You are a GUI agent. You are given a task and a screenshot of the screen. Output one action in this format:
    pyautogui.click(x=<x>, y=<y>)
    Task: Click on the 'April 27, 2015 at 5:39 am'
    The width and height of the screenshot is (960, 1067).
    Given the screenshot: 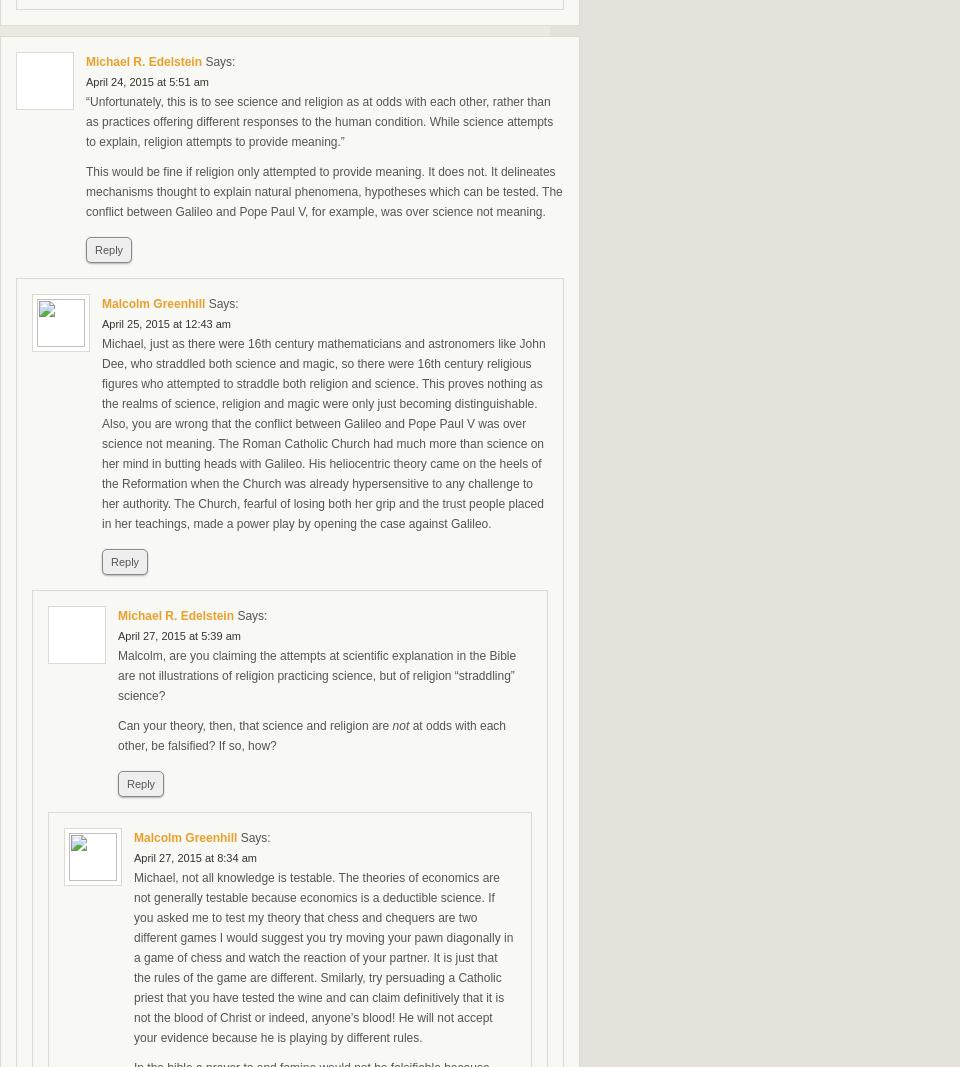 What is the action you would take?
    pyautogui.click(x=178, y=636)
    